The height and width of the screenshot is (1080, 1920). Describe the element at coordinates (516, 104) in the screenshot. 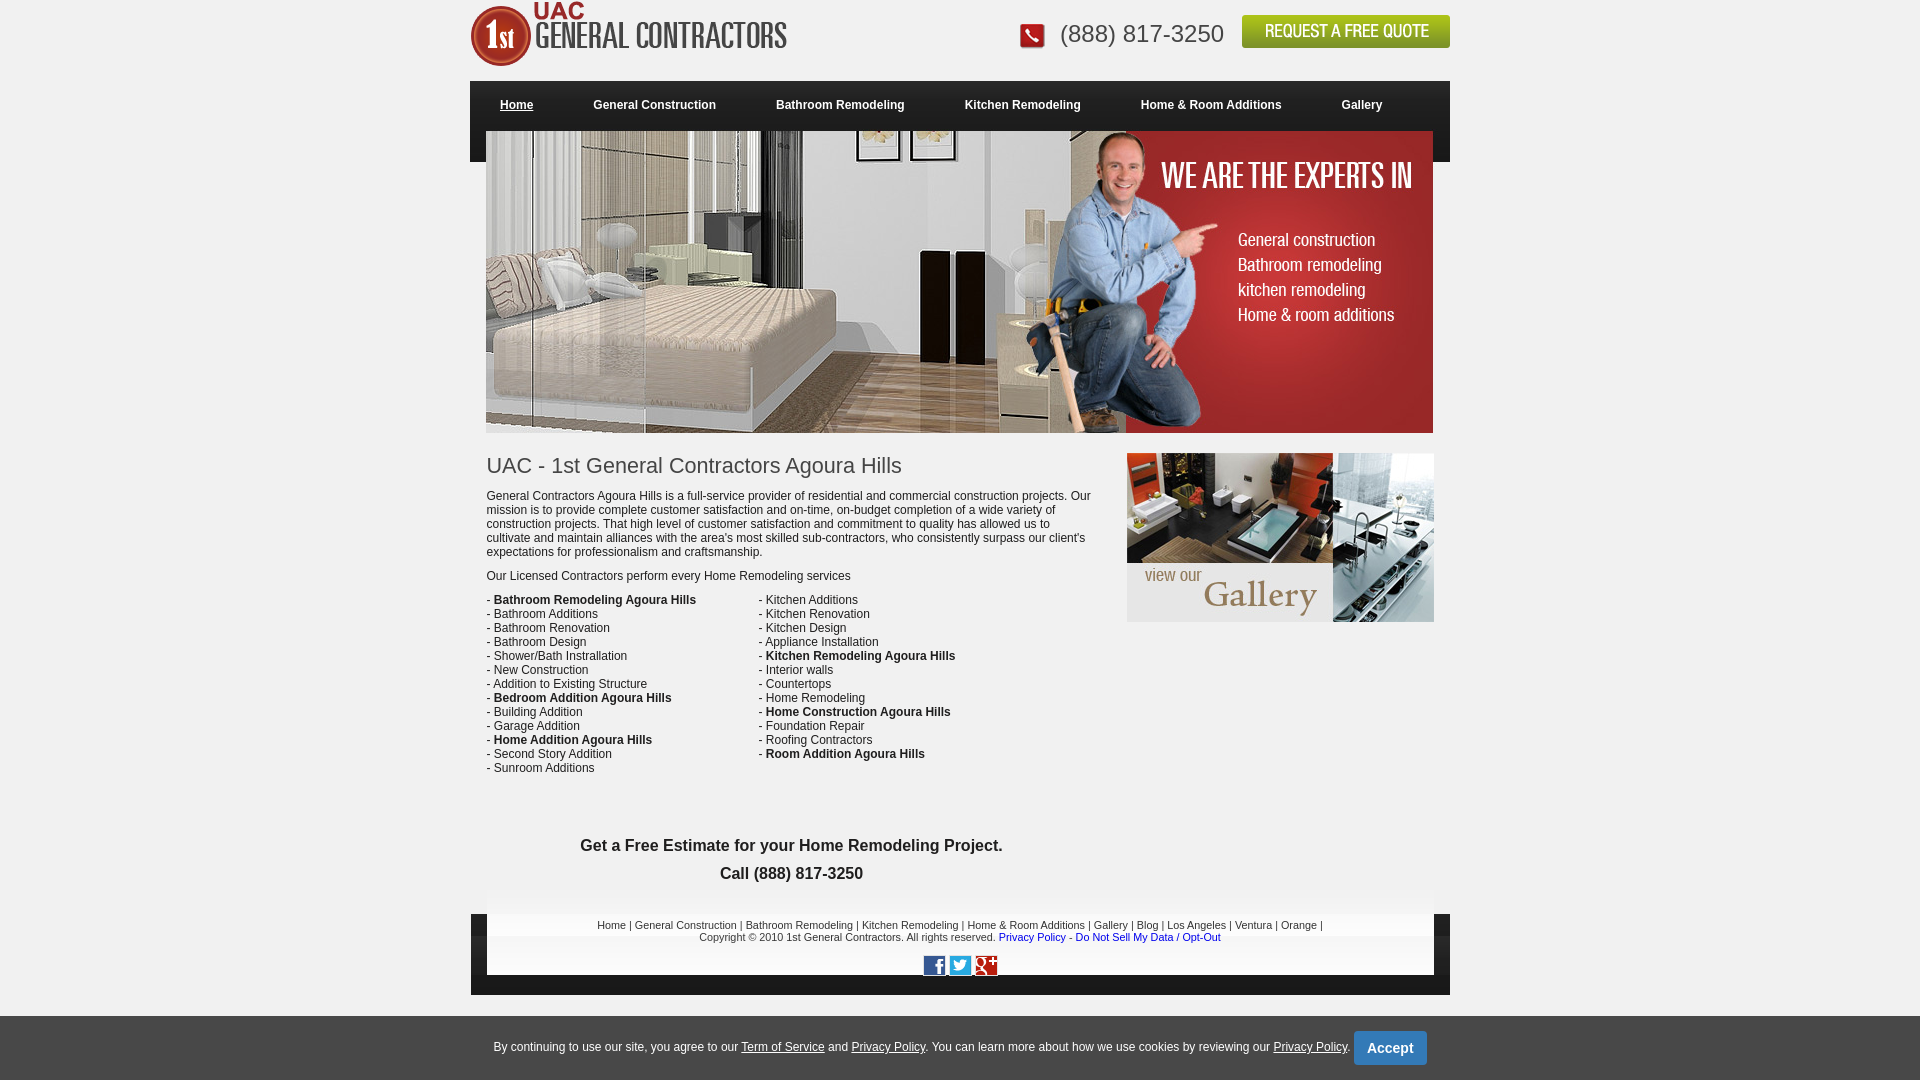

I see `'Home'` at that location.